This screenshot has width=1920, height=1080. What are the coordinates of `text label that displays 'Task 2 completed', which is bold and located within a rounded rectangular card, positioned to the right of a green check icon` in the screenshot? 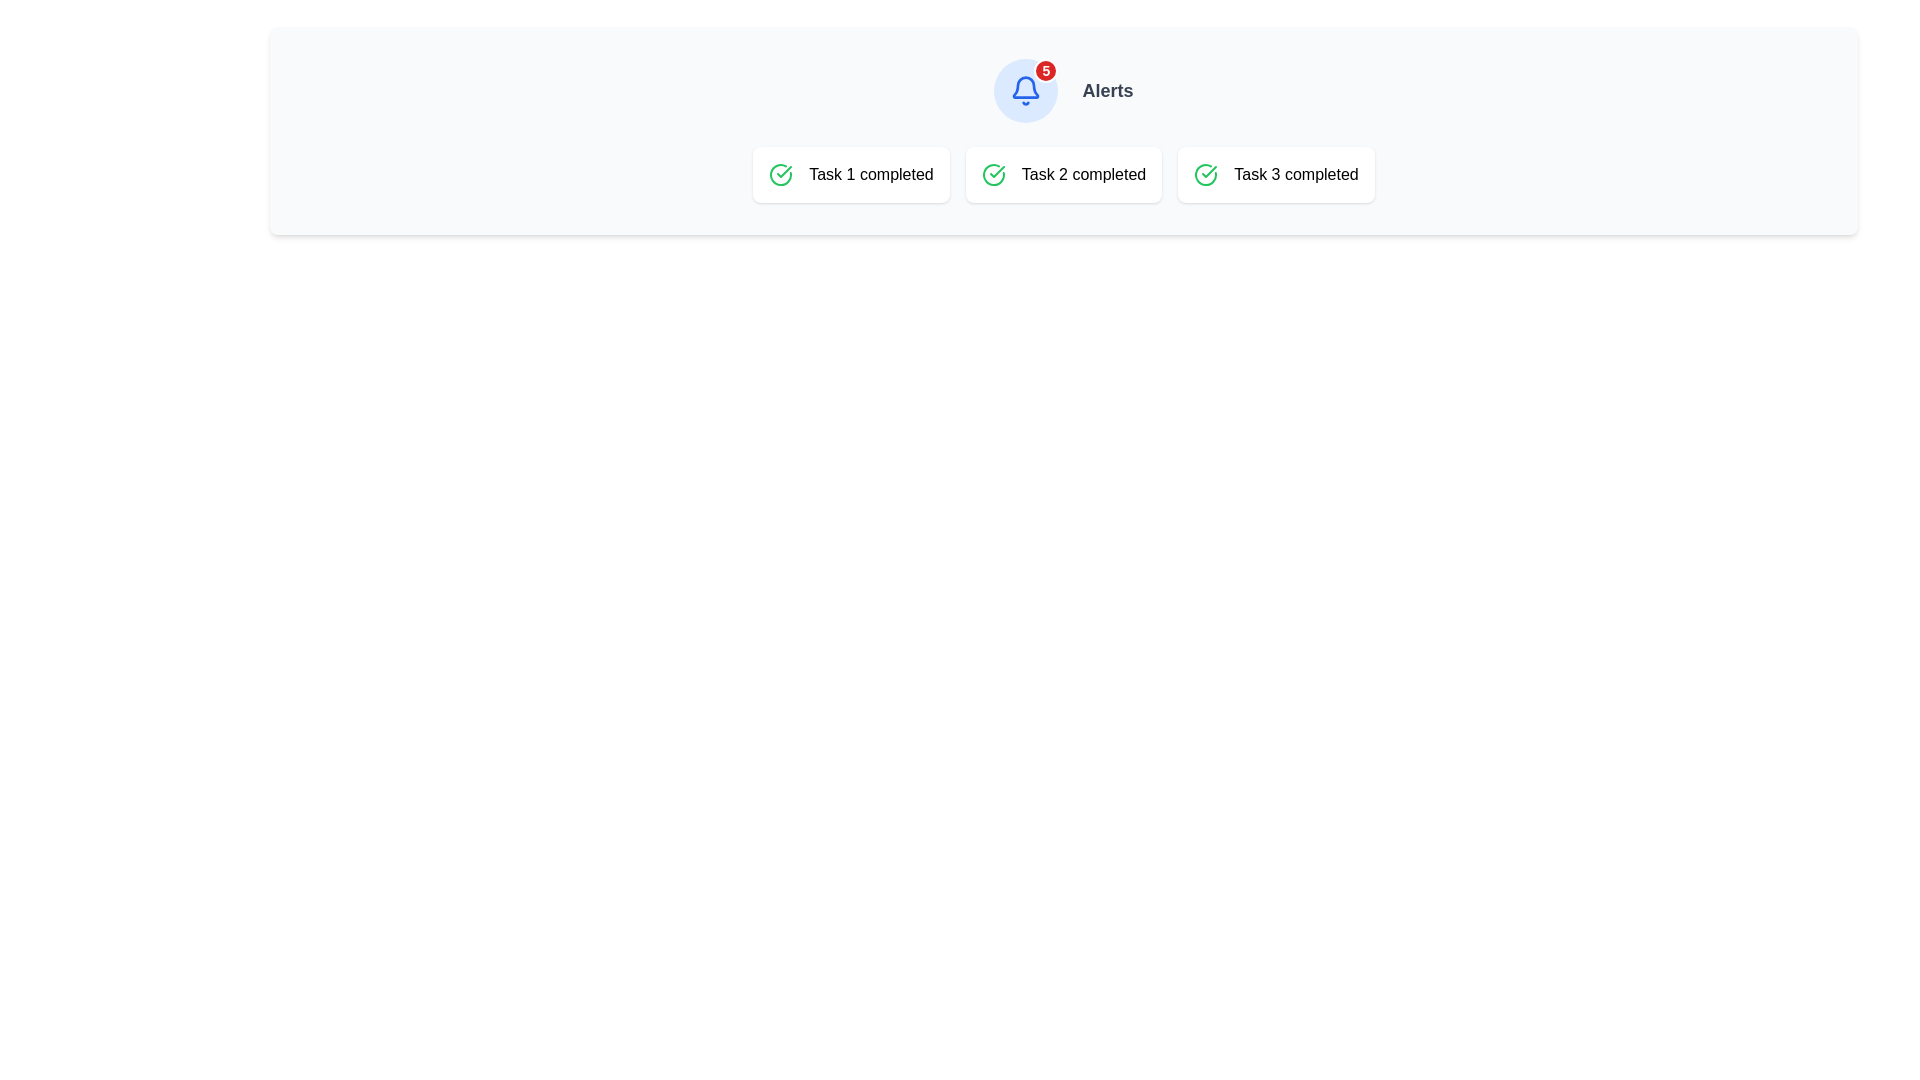 It's located at (1083, 173).